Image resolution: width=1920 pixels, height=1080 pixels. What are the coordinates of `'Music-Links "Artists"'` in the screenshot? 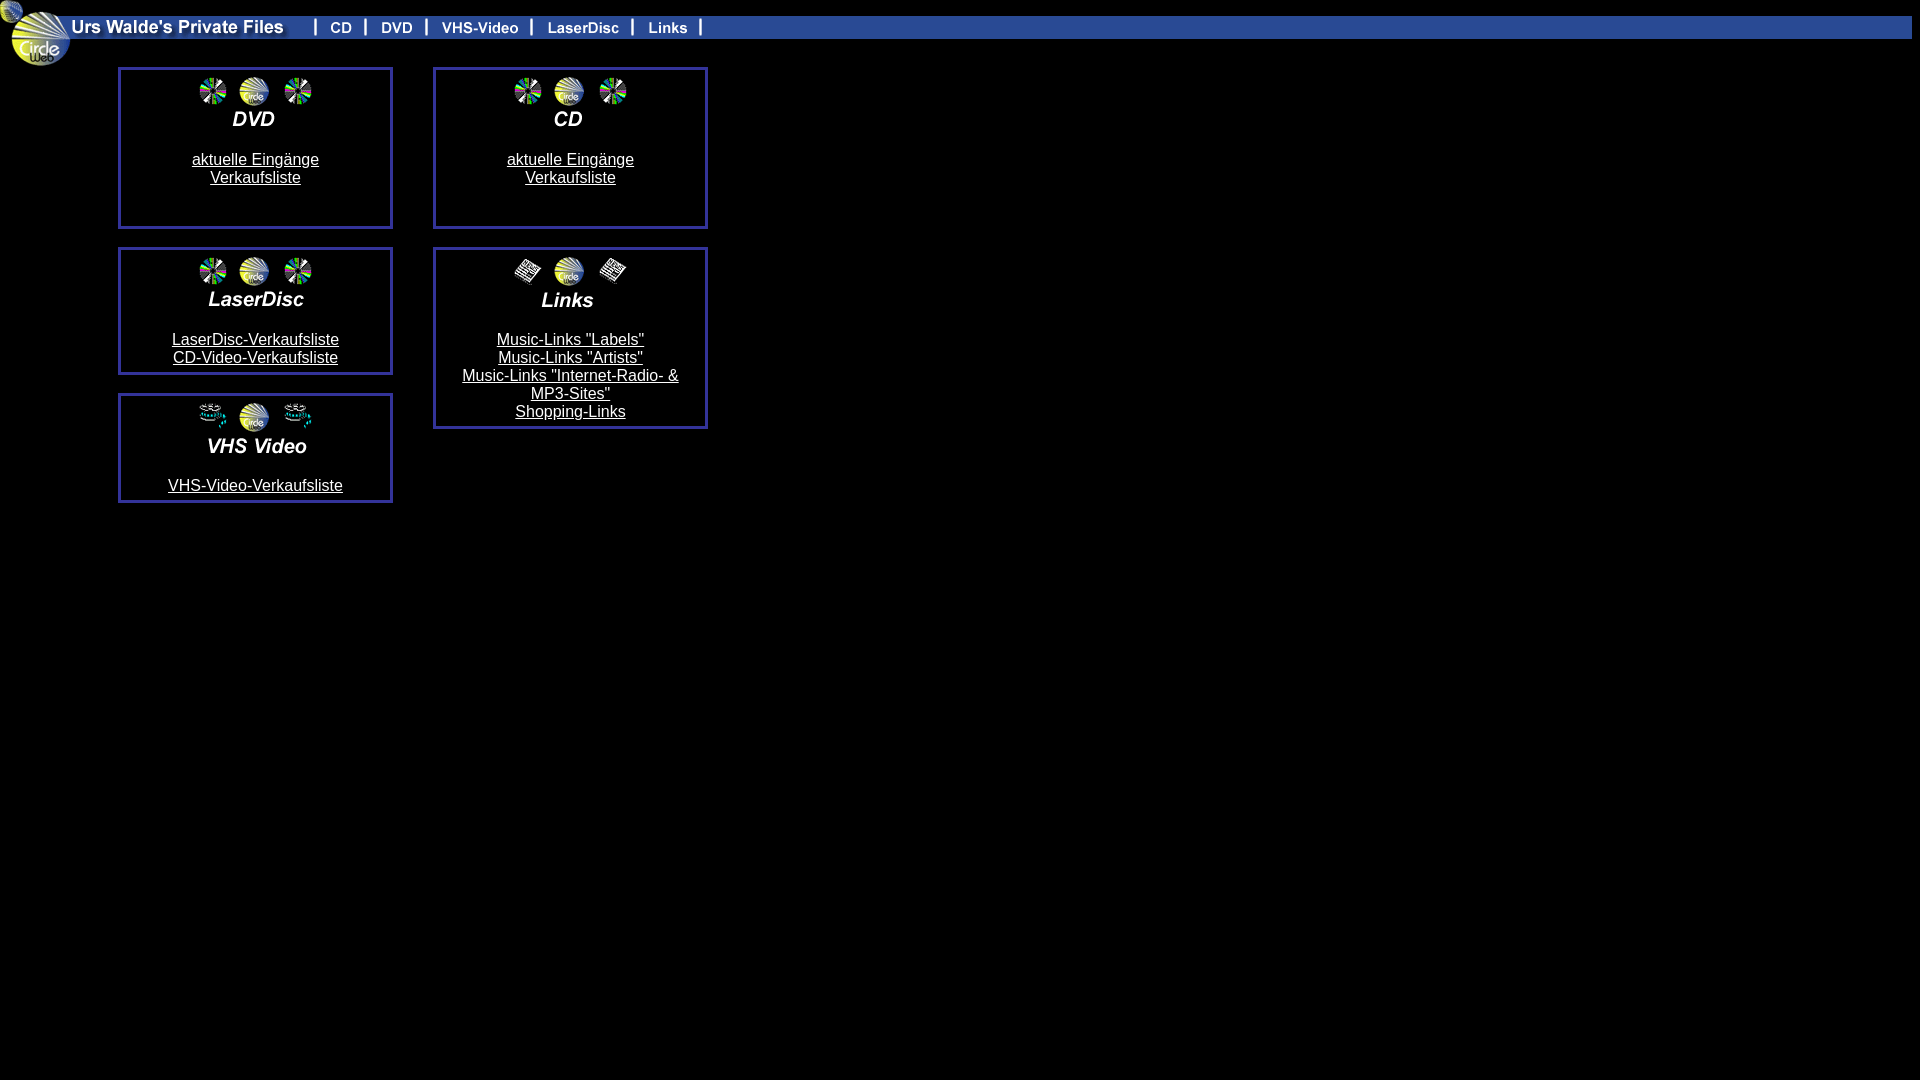 It's located at (569, 356).